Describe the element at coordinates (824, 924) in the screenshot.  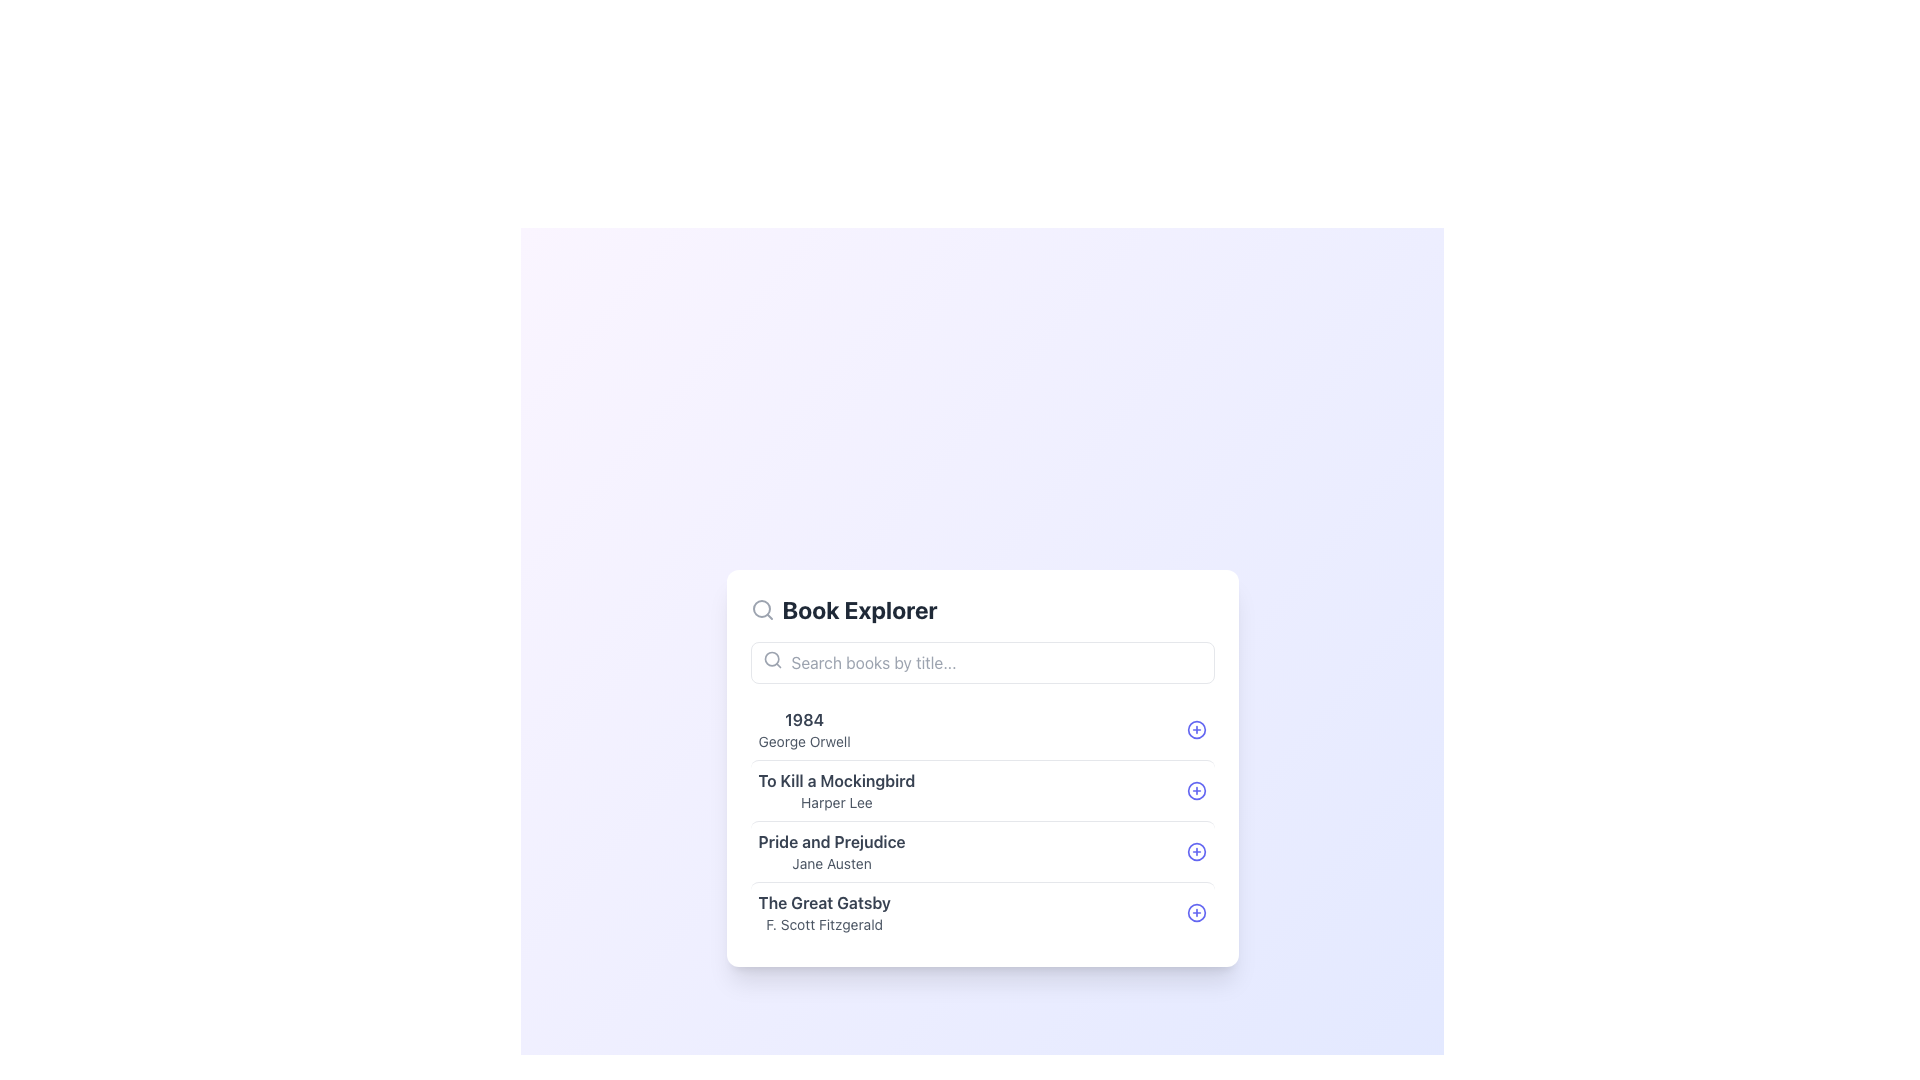
I see `the text label displaying 'F. Scott Fitzgerald' located beneath the book title 'The Great Gatsby' in the fourth item of the vertical book list` at that location.